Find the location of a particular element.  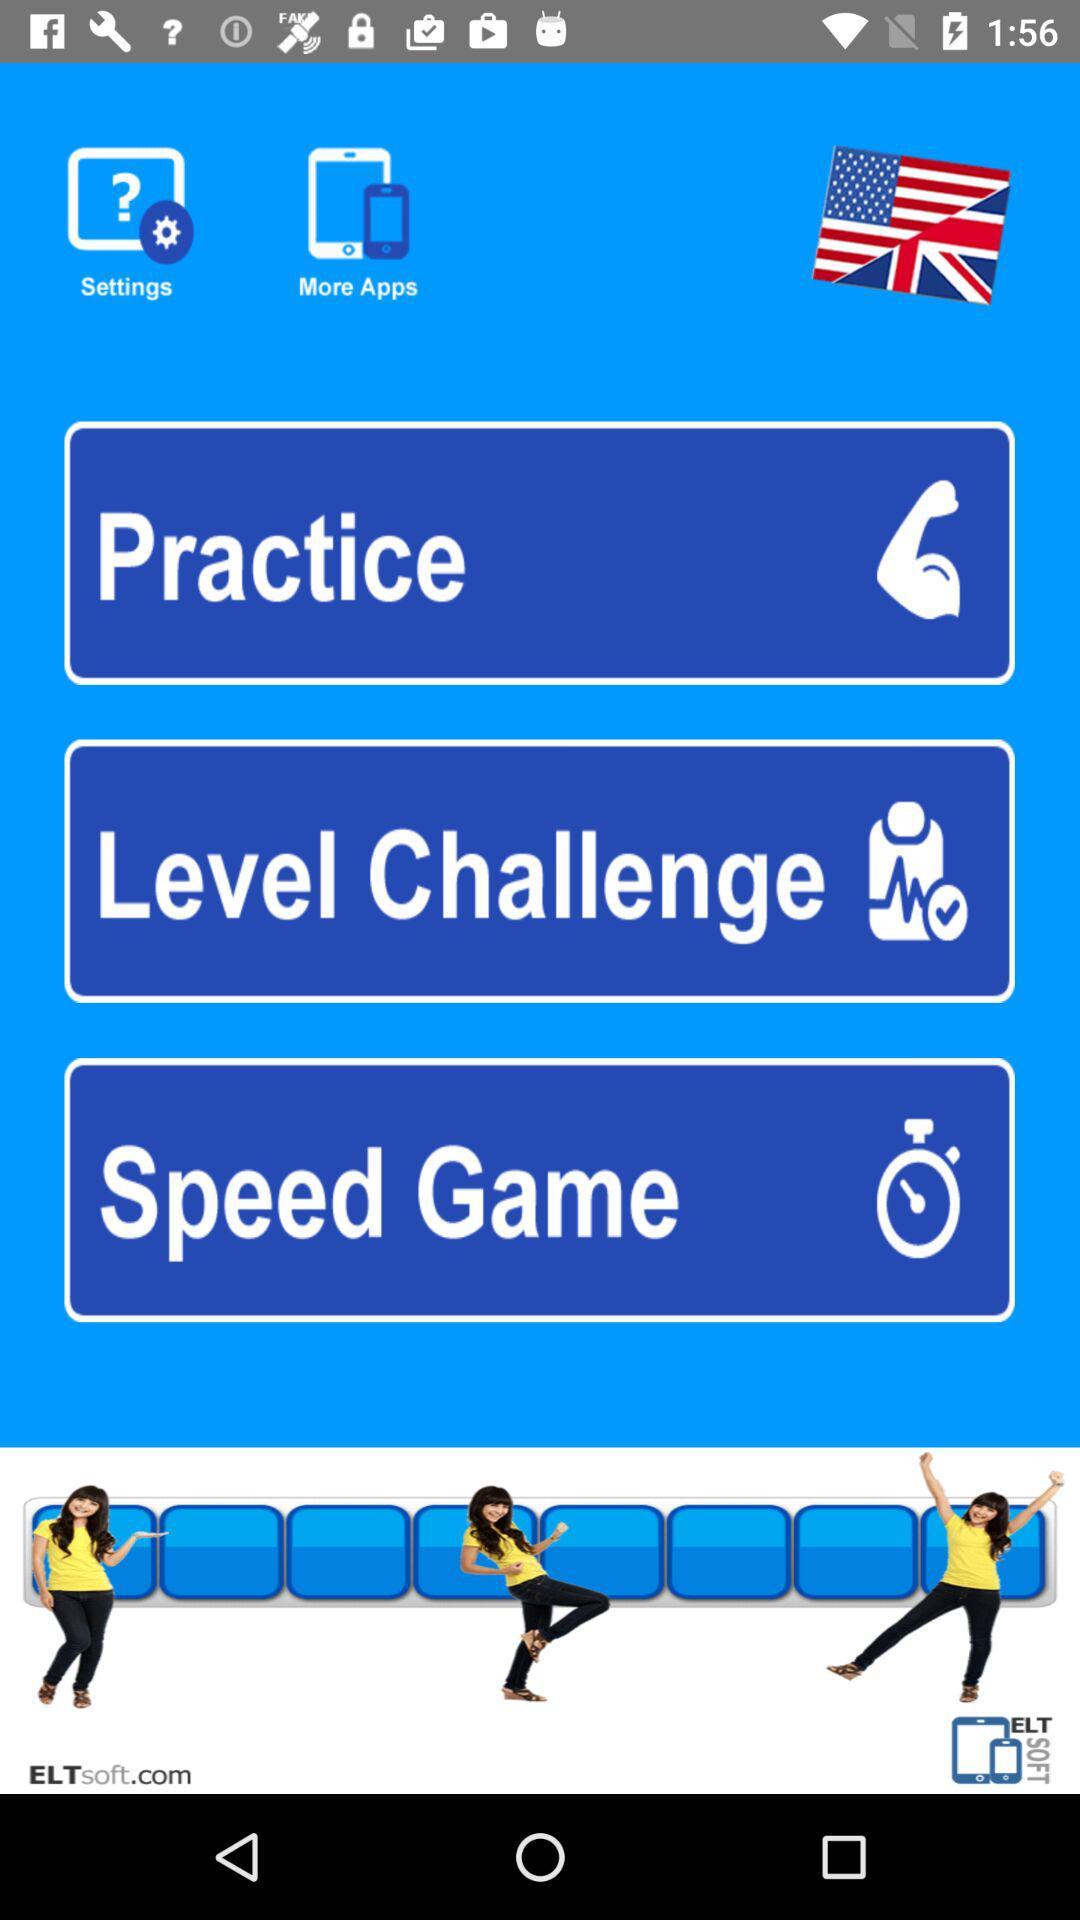

show more apps is located at coordinates (357, 225).